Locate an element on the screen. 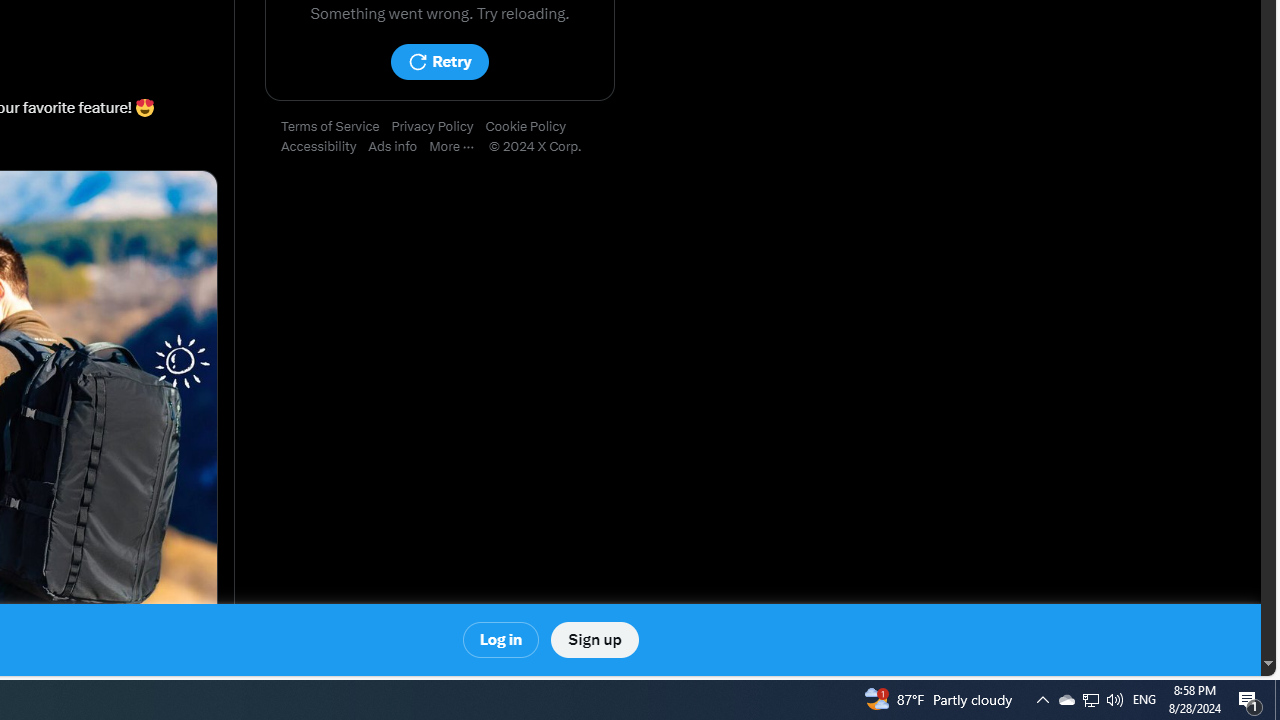 This screenshot has width=1280, height=720. 'Retry' is located at coordinates (438, 61).